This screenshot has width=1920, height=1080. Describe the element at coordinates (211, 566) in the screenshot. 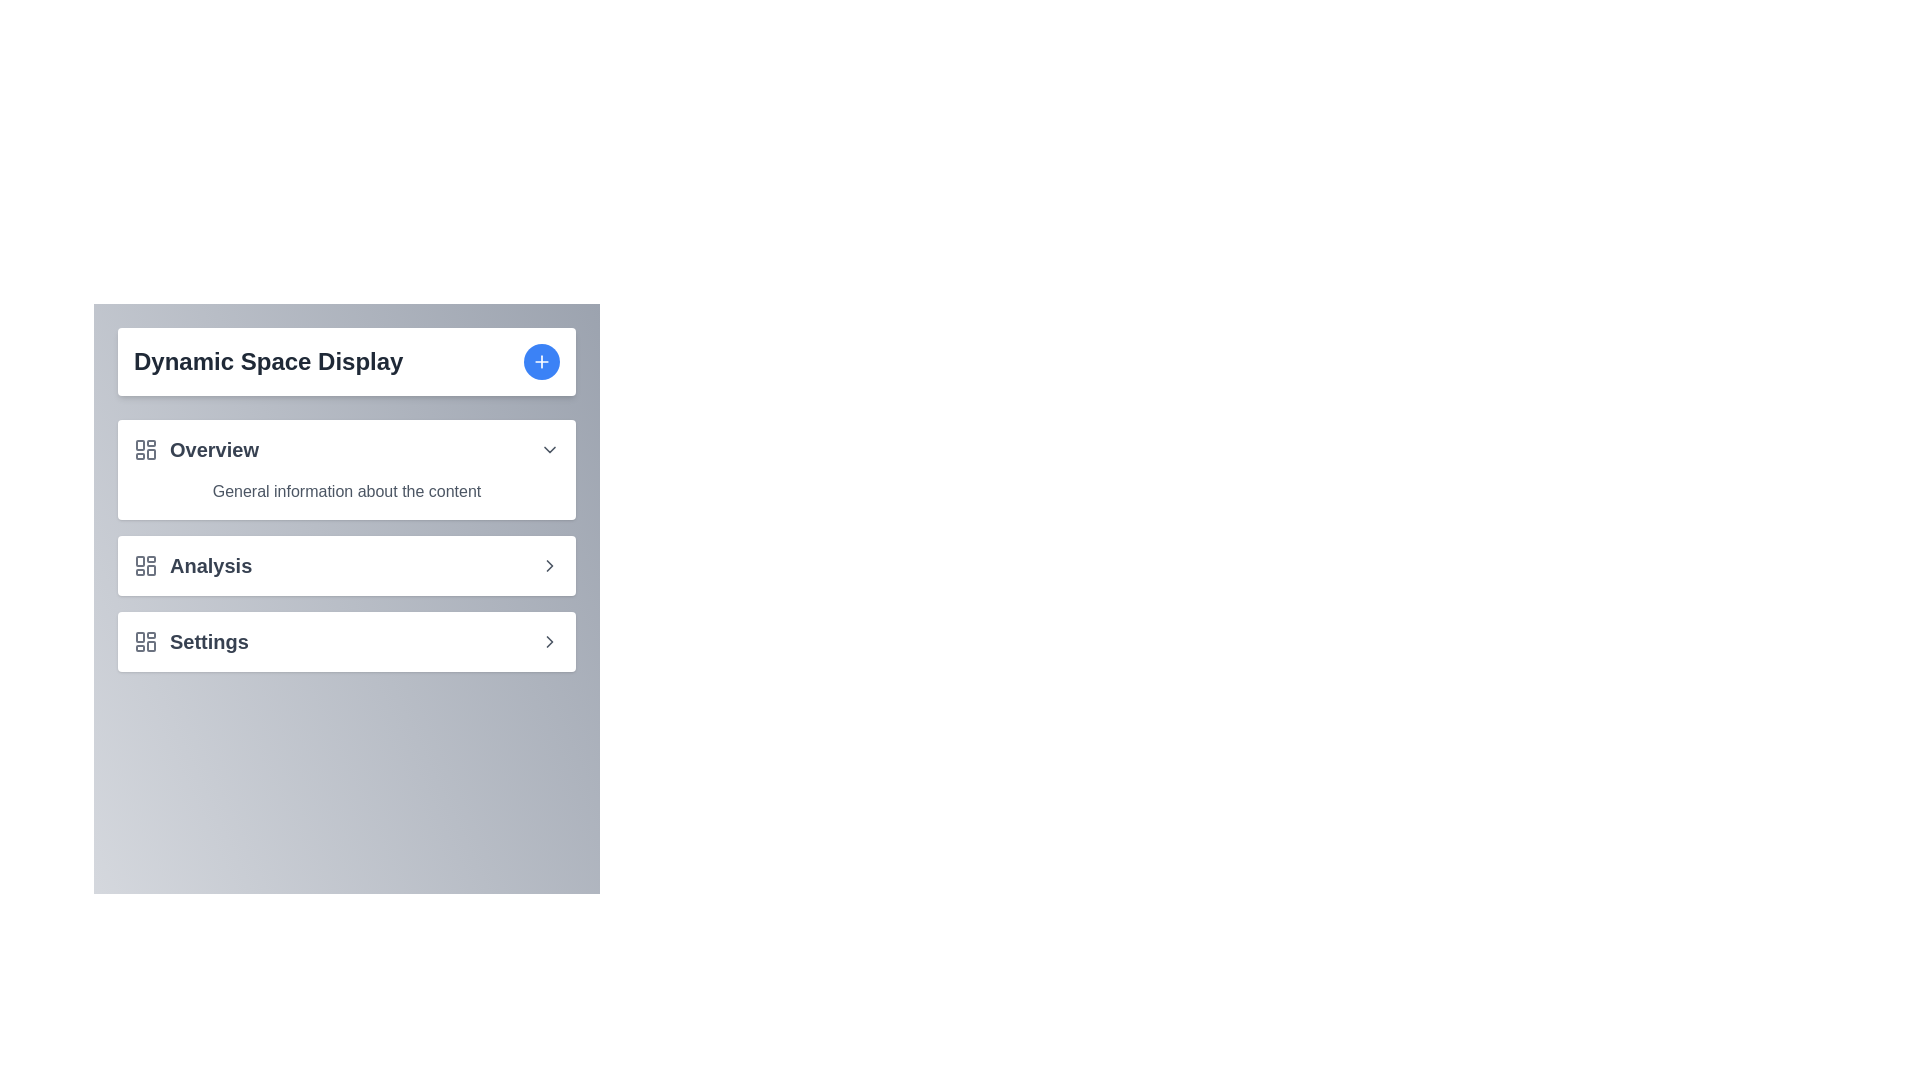

I see `the 'Analysis' static text label, which is the second label in the list, positioned below 'Overview' and above 'Settings', left-aligned with its siblings, adjacent to an icon on the left and a navigation indicator on the right` at that location.